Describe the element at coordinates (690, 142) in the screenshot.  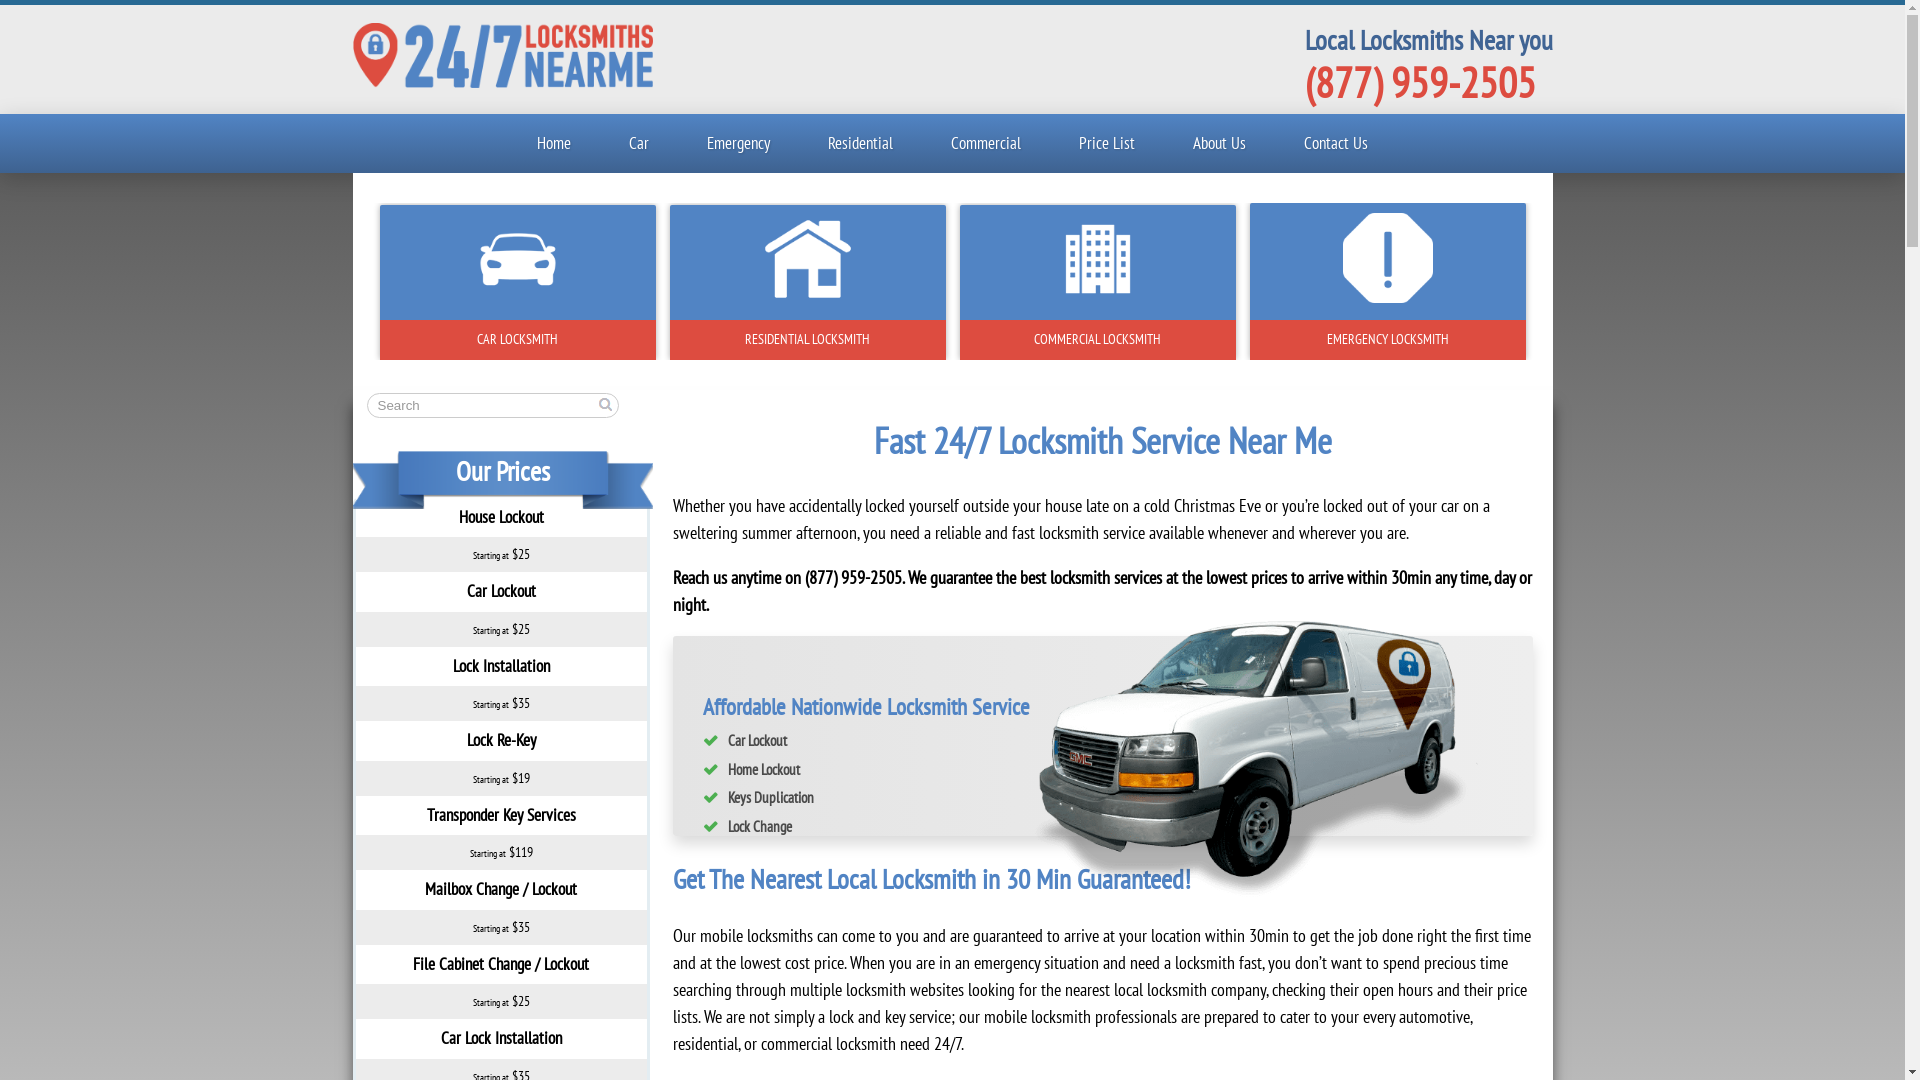
I see `'Emergency'` at that location.